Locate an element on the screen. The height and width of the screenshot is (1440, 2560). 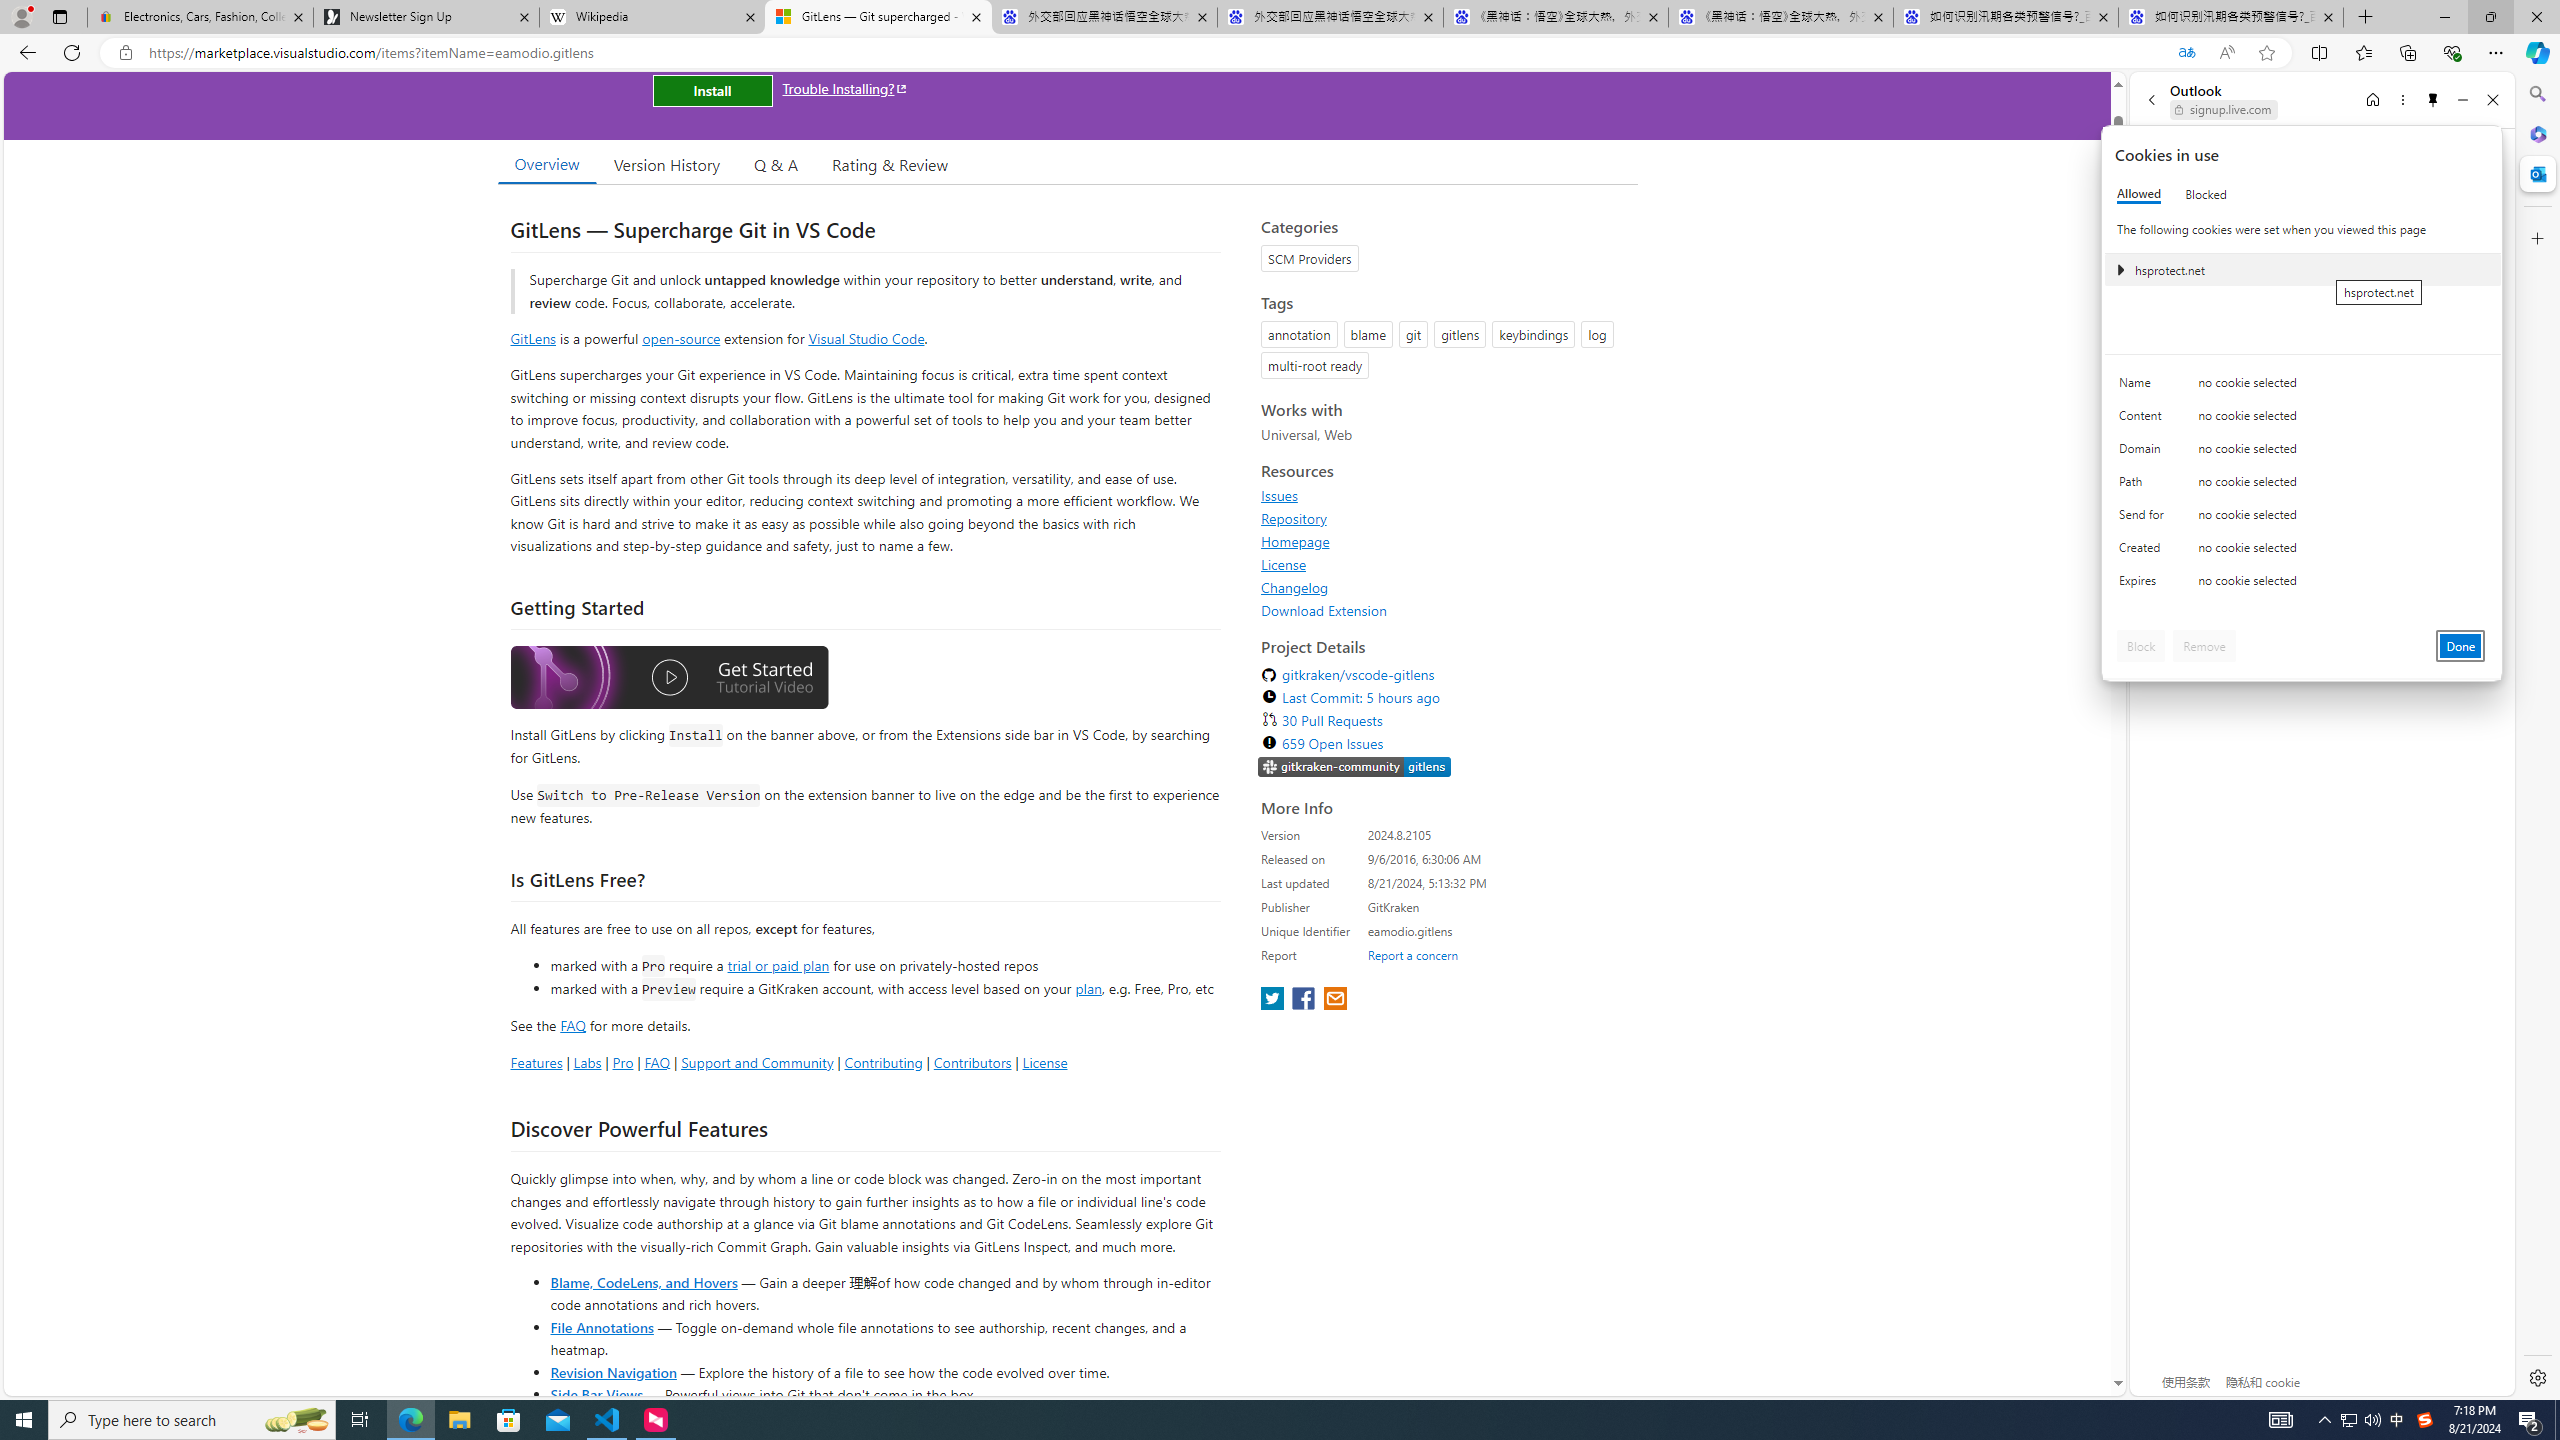
'Expires' is located at coordinates (2144, 585).